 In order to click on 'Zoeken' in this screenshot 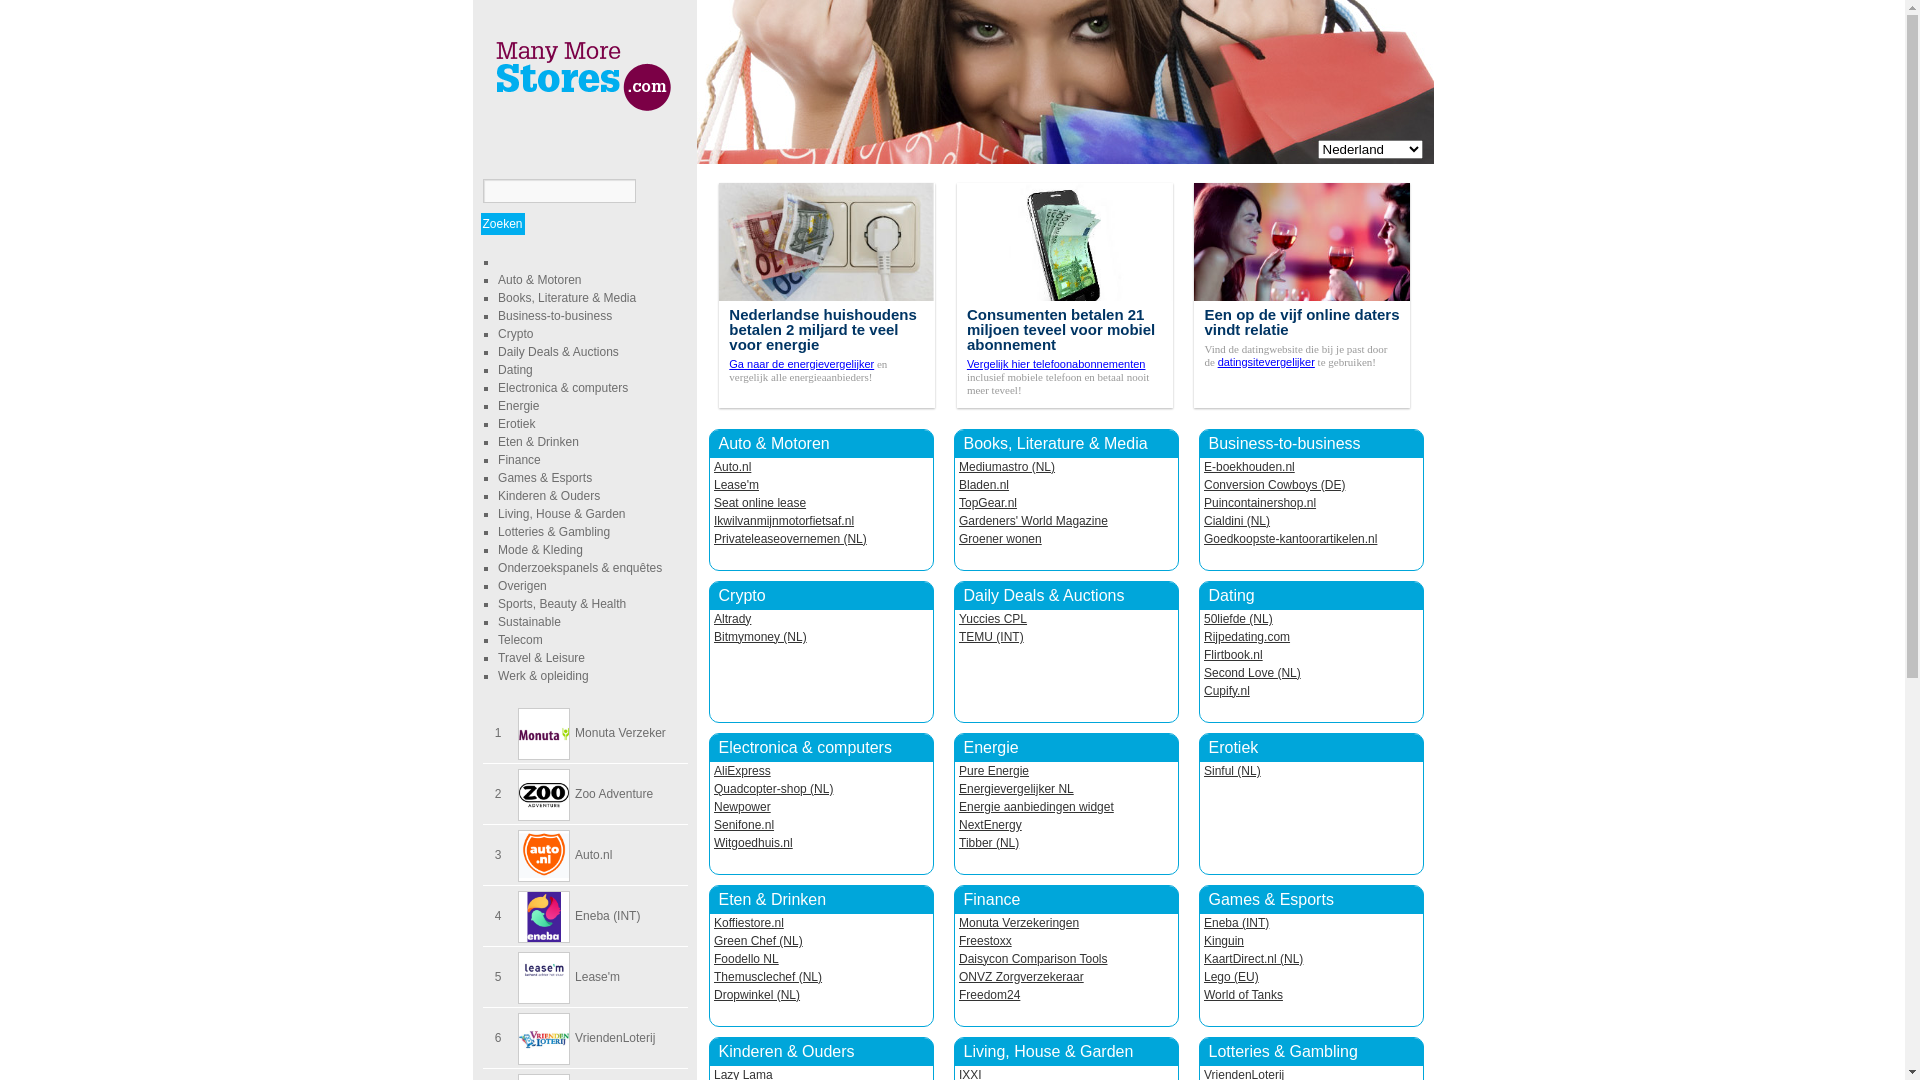, I will do `click(502, 223)`.